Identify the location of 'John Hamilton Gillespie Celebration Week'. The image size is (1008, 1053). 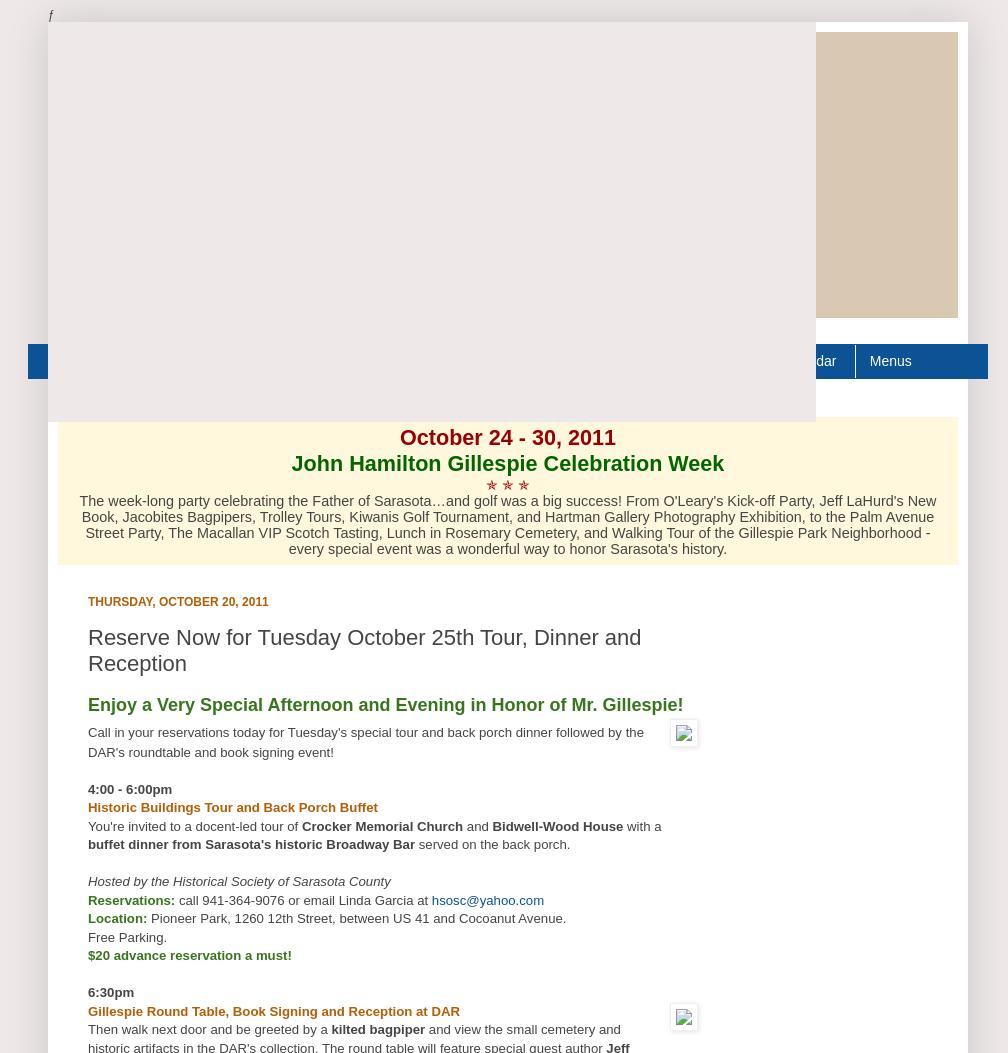
(507, 461).